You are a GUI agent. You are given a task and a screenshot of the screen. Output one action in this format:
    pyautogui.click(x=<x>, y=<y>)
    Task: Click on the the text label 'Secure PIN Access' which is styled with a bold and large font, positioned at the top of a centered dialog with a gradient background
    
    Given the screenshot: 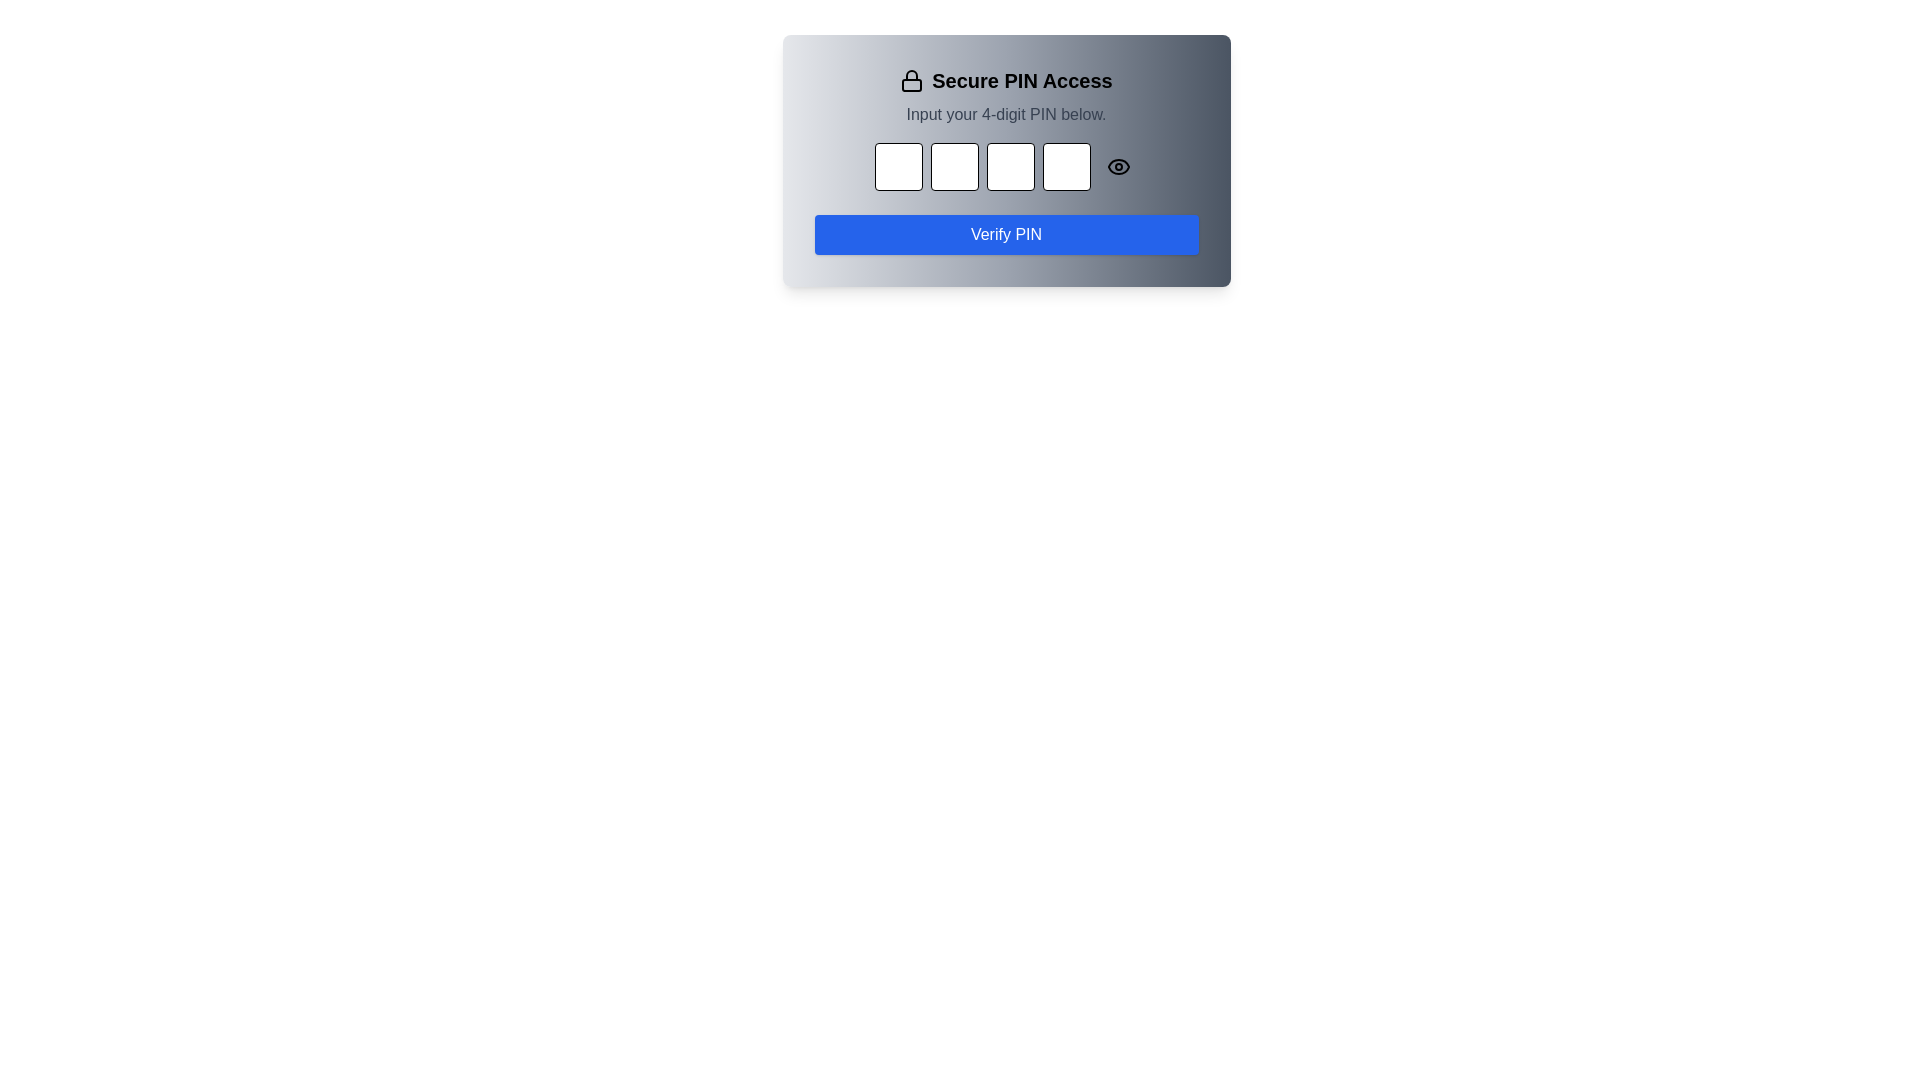 What is the action you would take?
    pyautogui.click(x=1006, y=80)
    